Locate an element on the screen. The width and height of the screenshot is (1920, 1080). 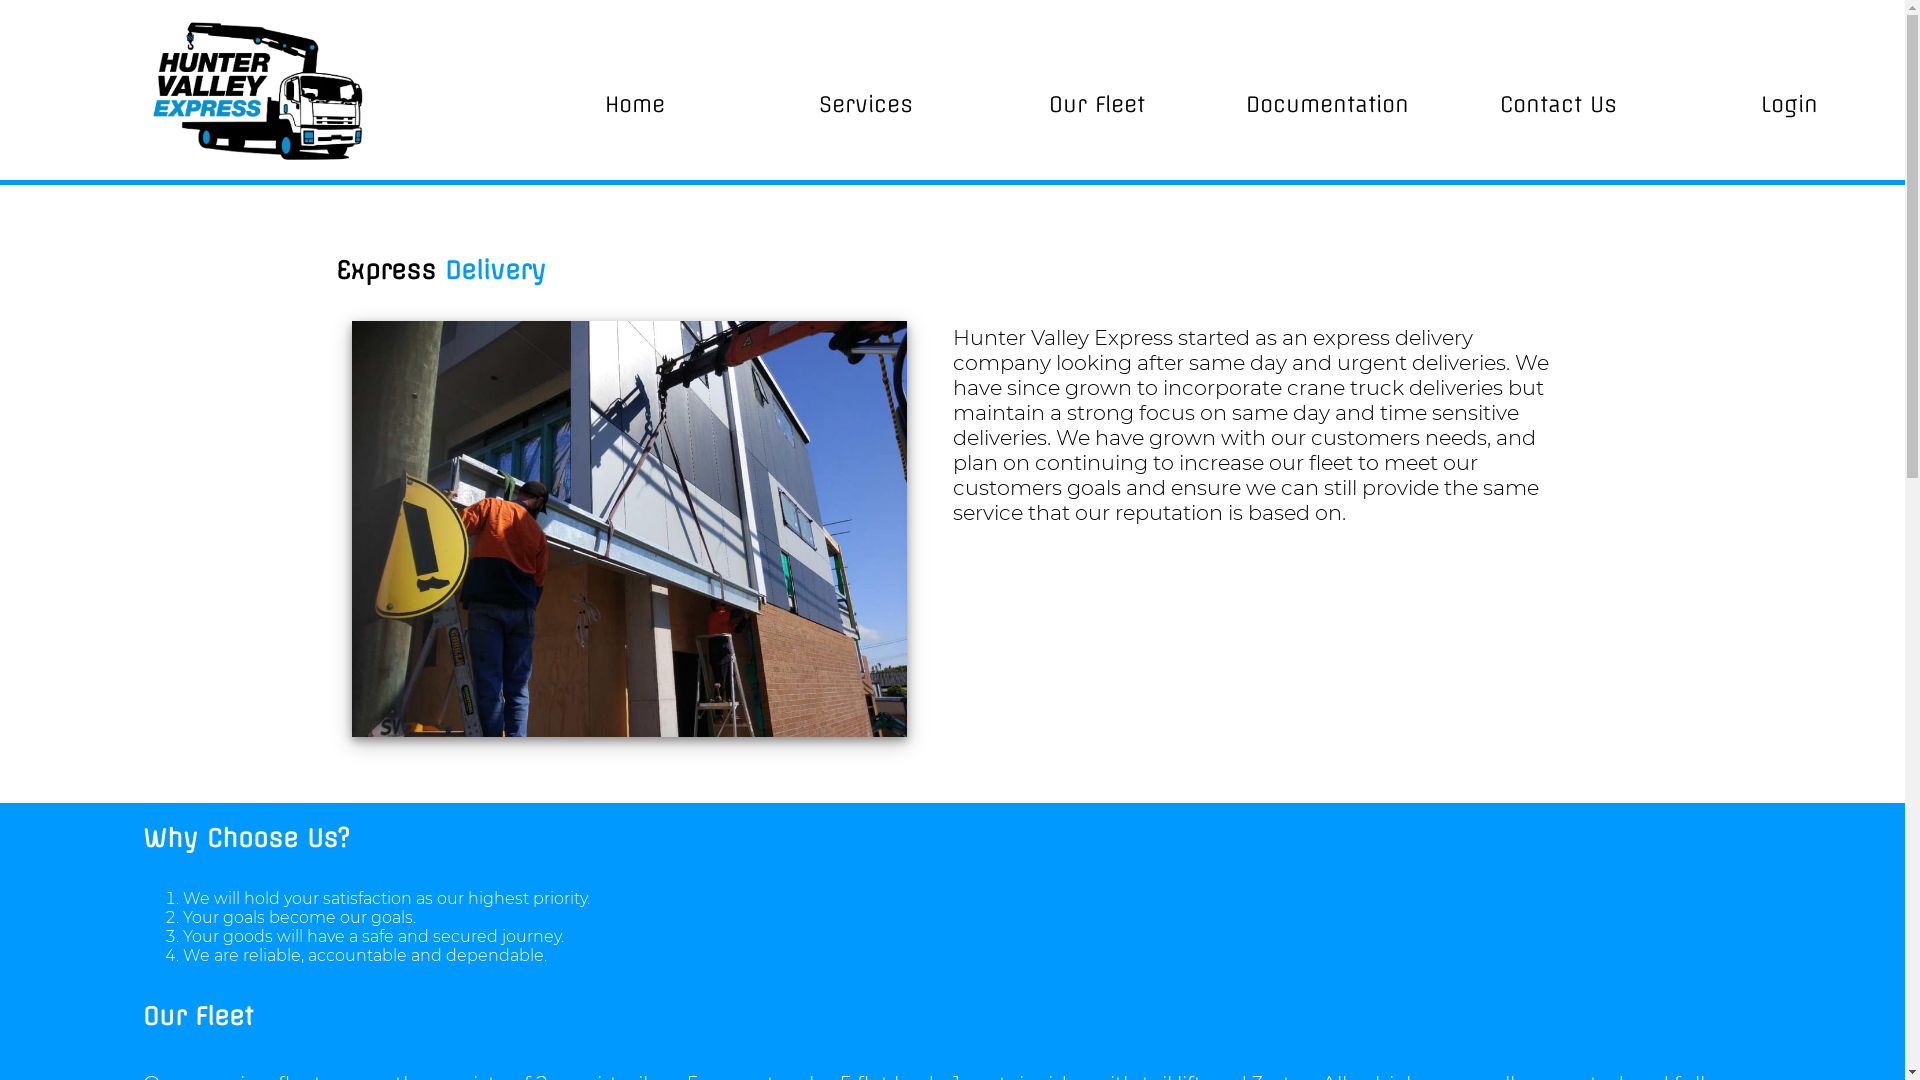
'Services' is located at coordinates (865, 104).